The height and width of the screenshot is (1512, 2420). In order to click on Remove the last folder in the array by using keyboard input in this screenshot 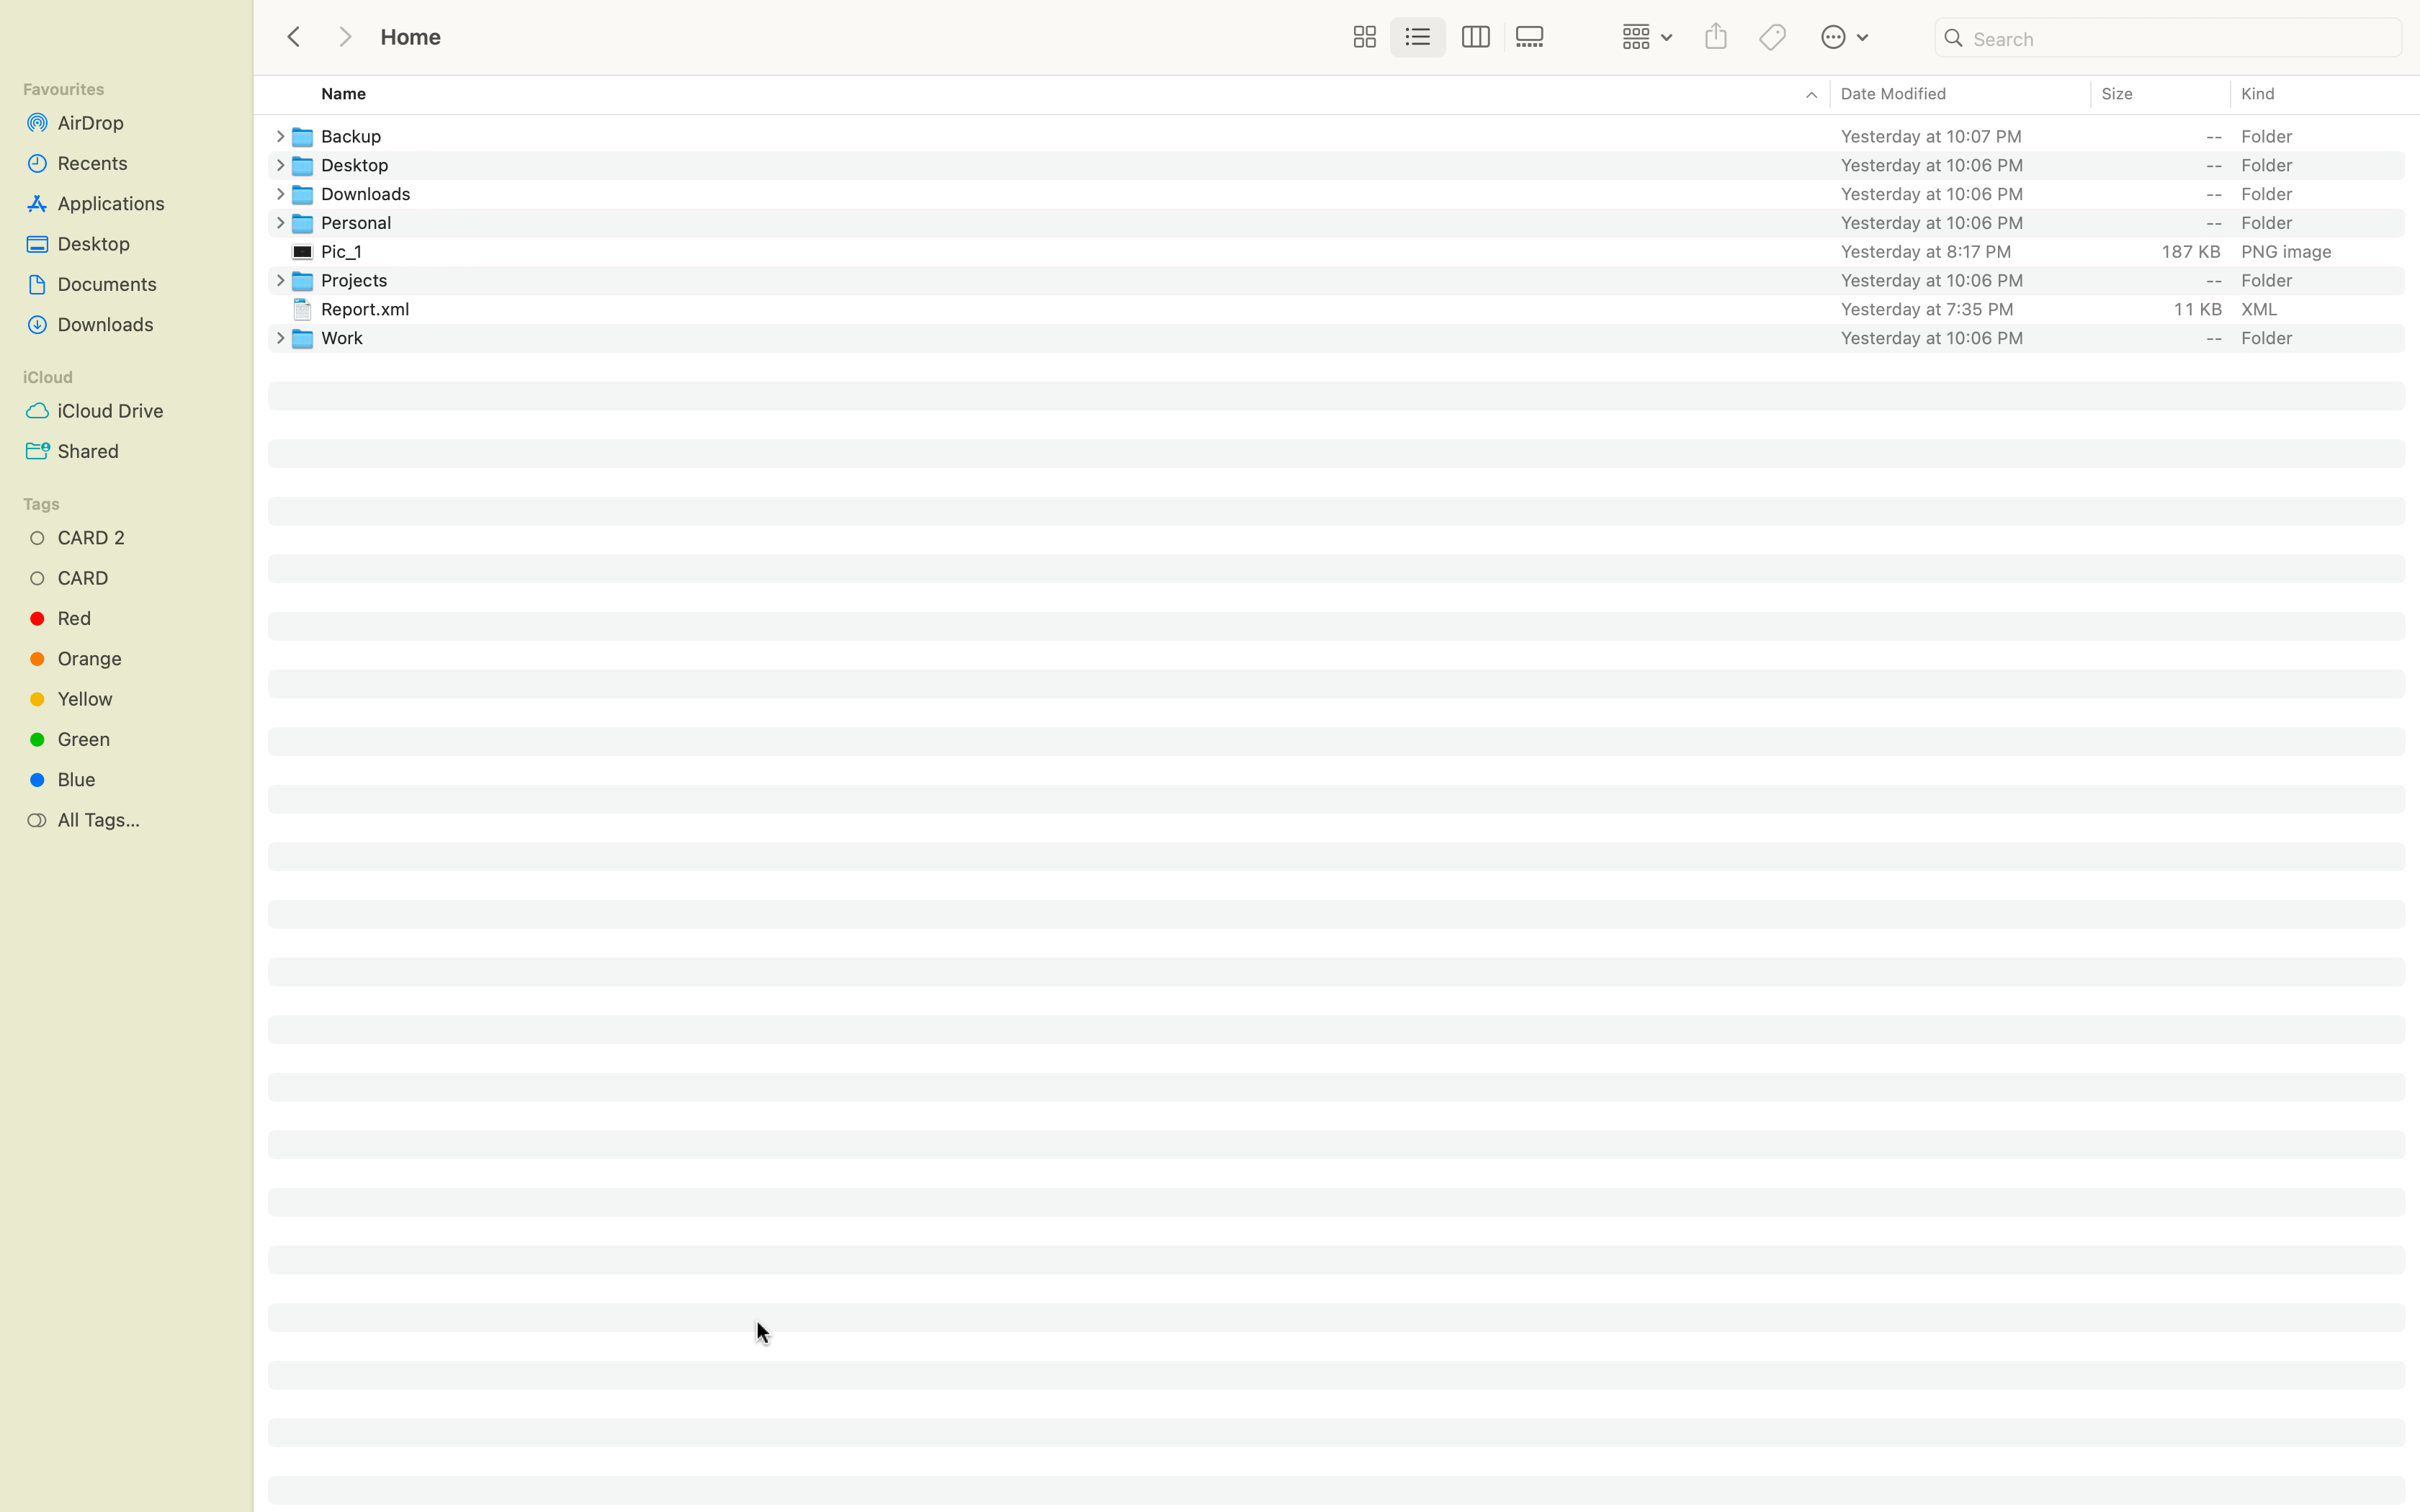, I will do `click(1353, 336)`.